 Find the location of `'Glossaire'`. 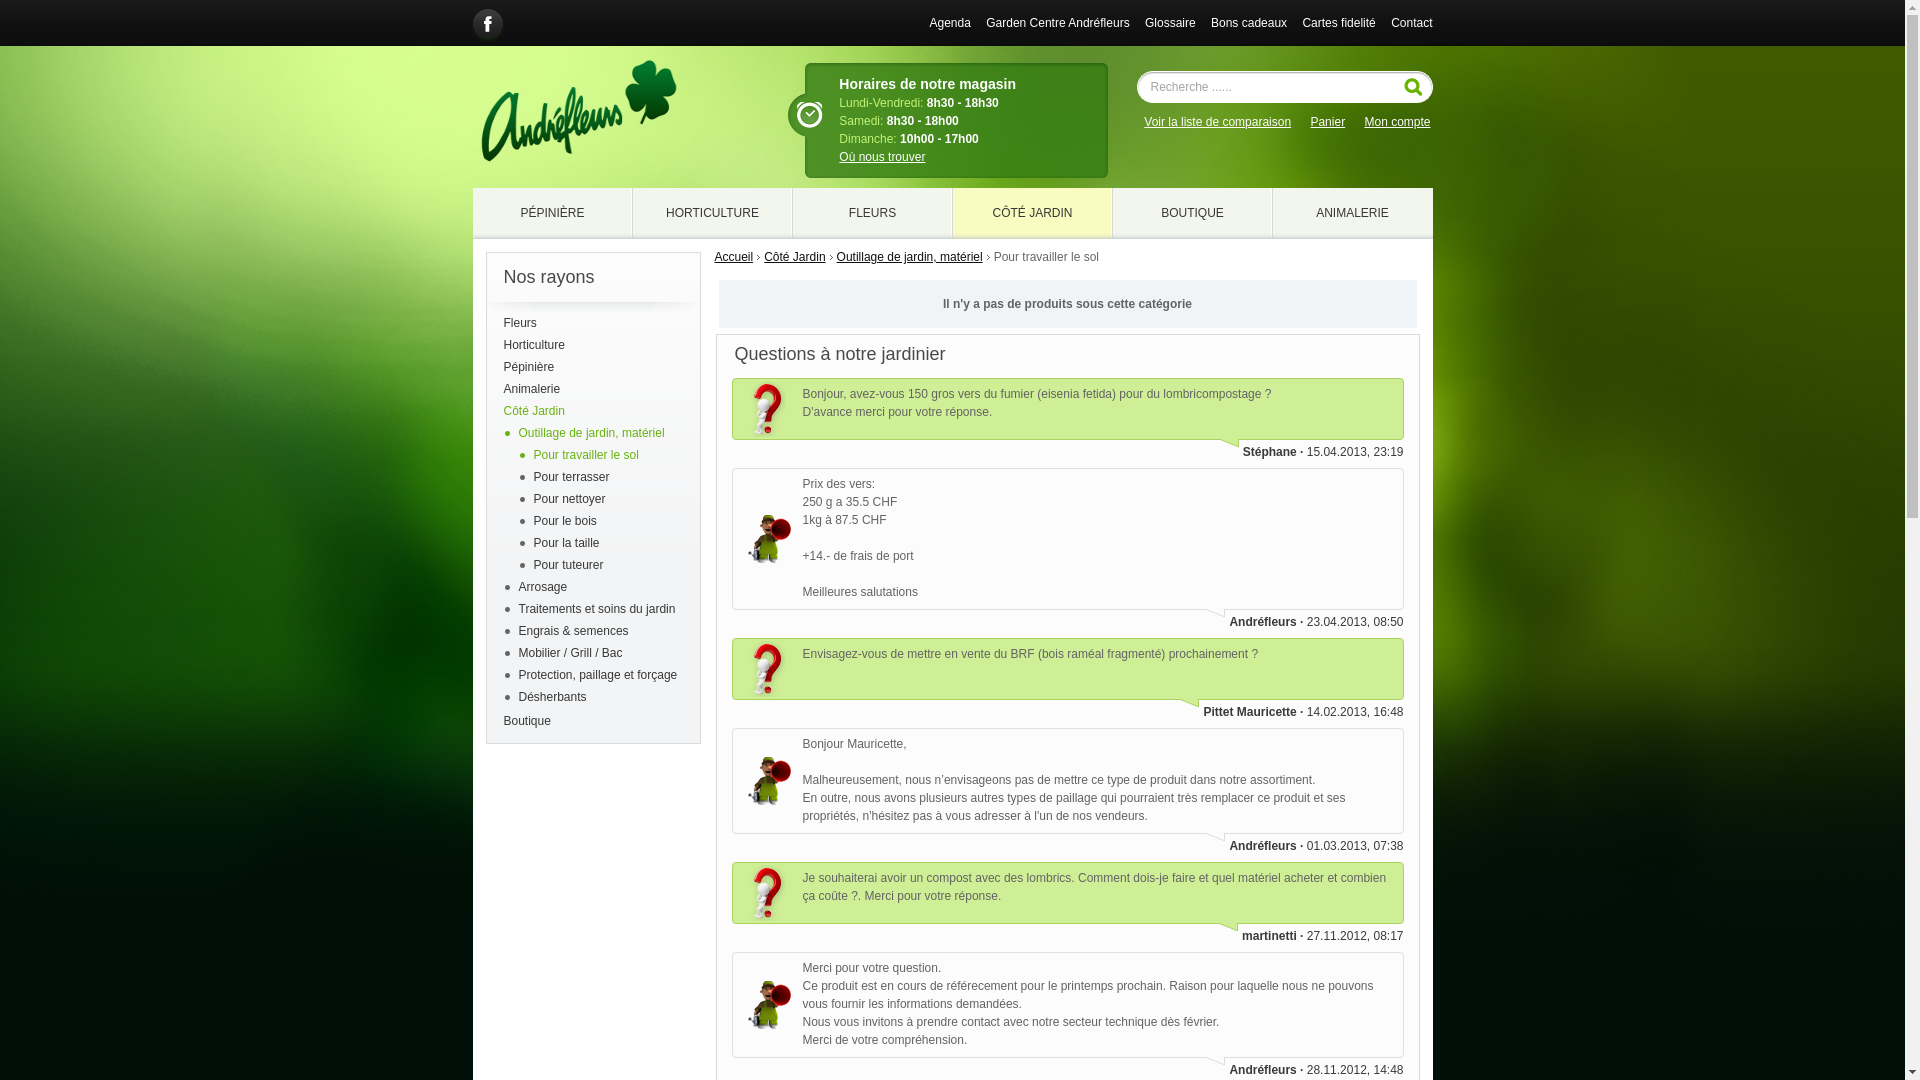

'Glossaire' is located at coordinates (1170, 23).